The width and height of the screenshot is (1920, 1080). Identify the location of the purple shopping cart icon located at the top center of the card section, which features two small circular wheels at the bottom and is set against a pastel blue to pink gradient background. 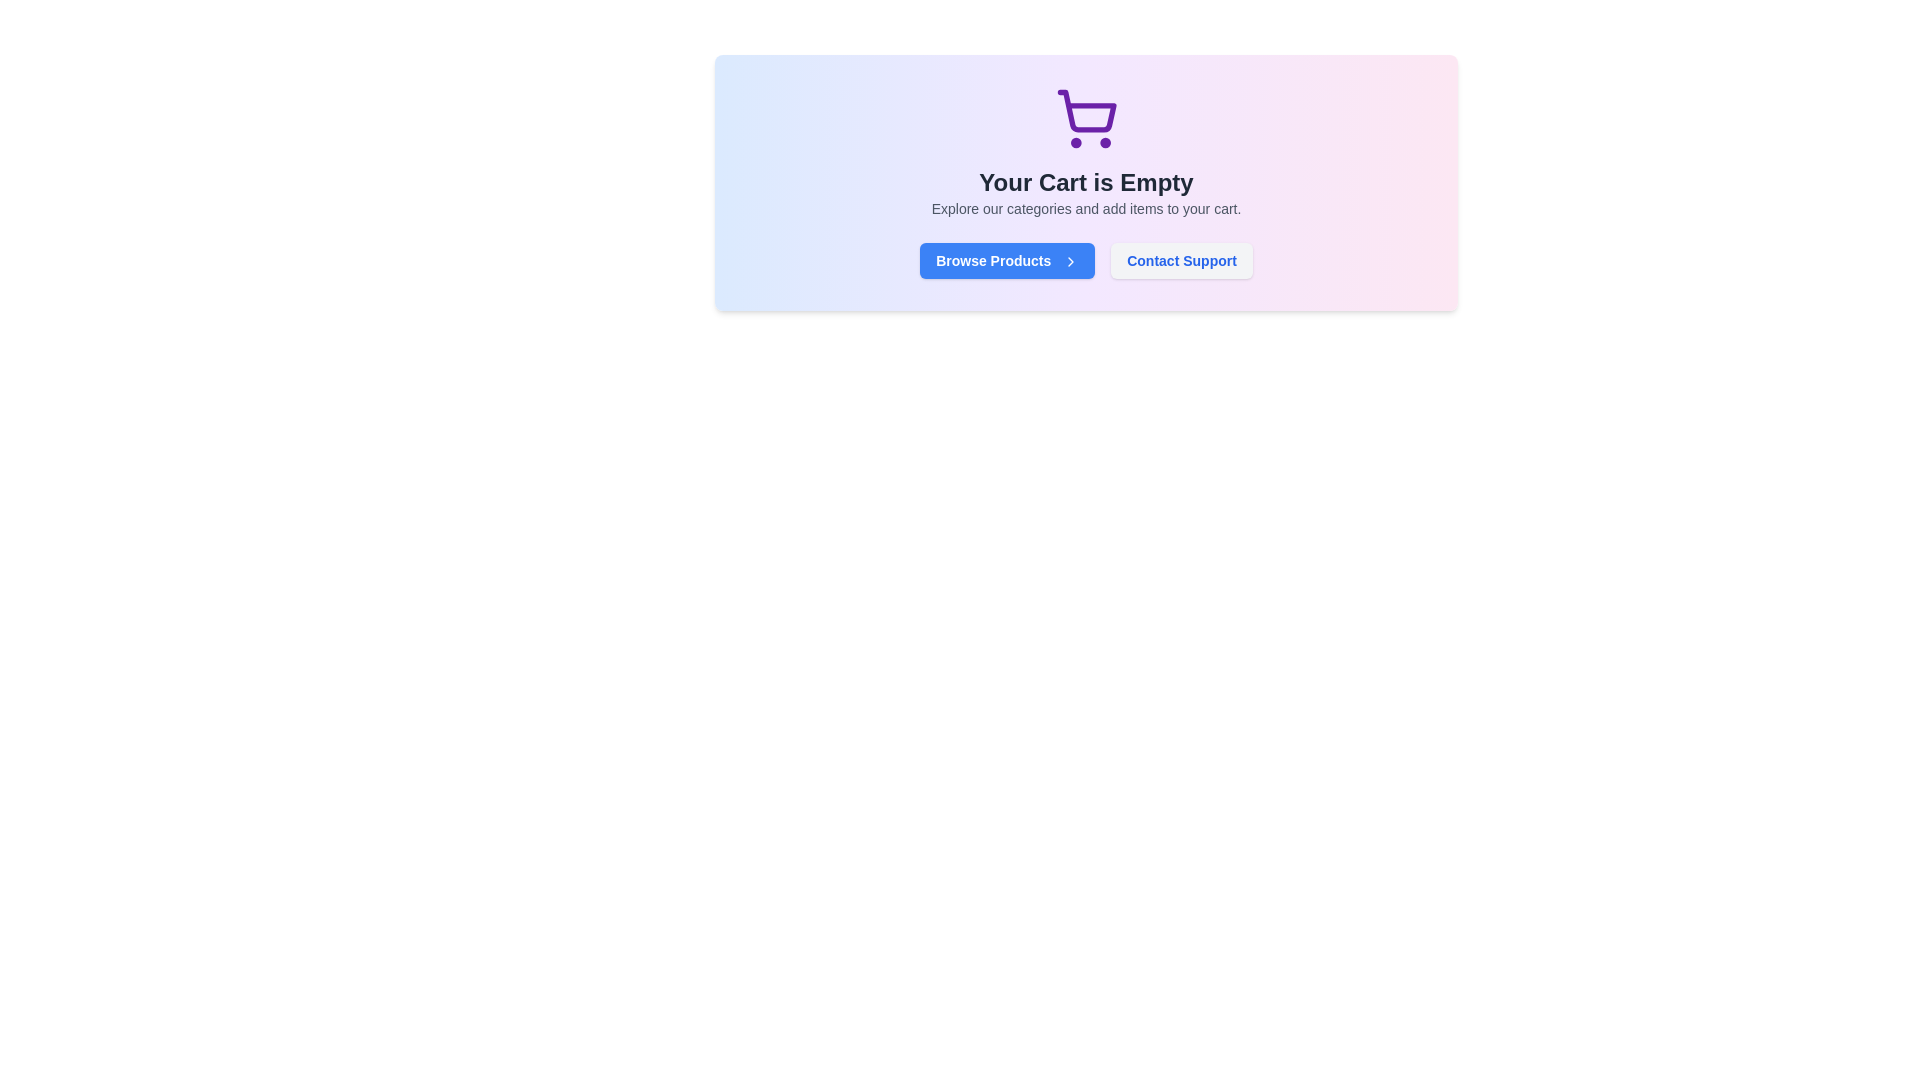
(1085, 119).